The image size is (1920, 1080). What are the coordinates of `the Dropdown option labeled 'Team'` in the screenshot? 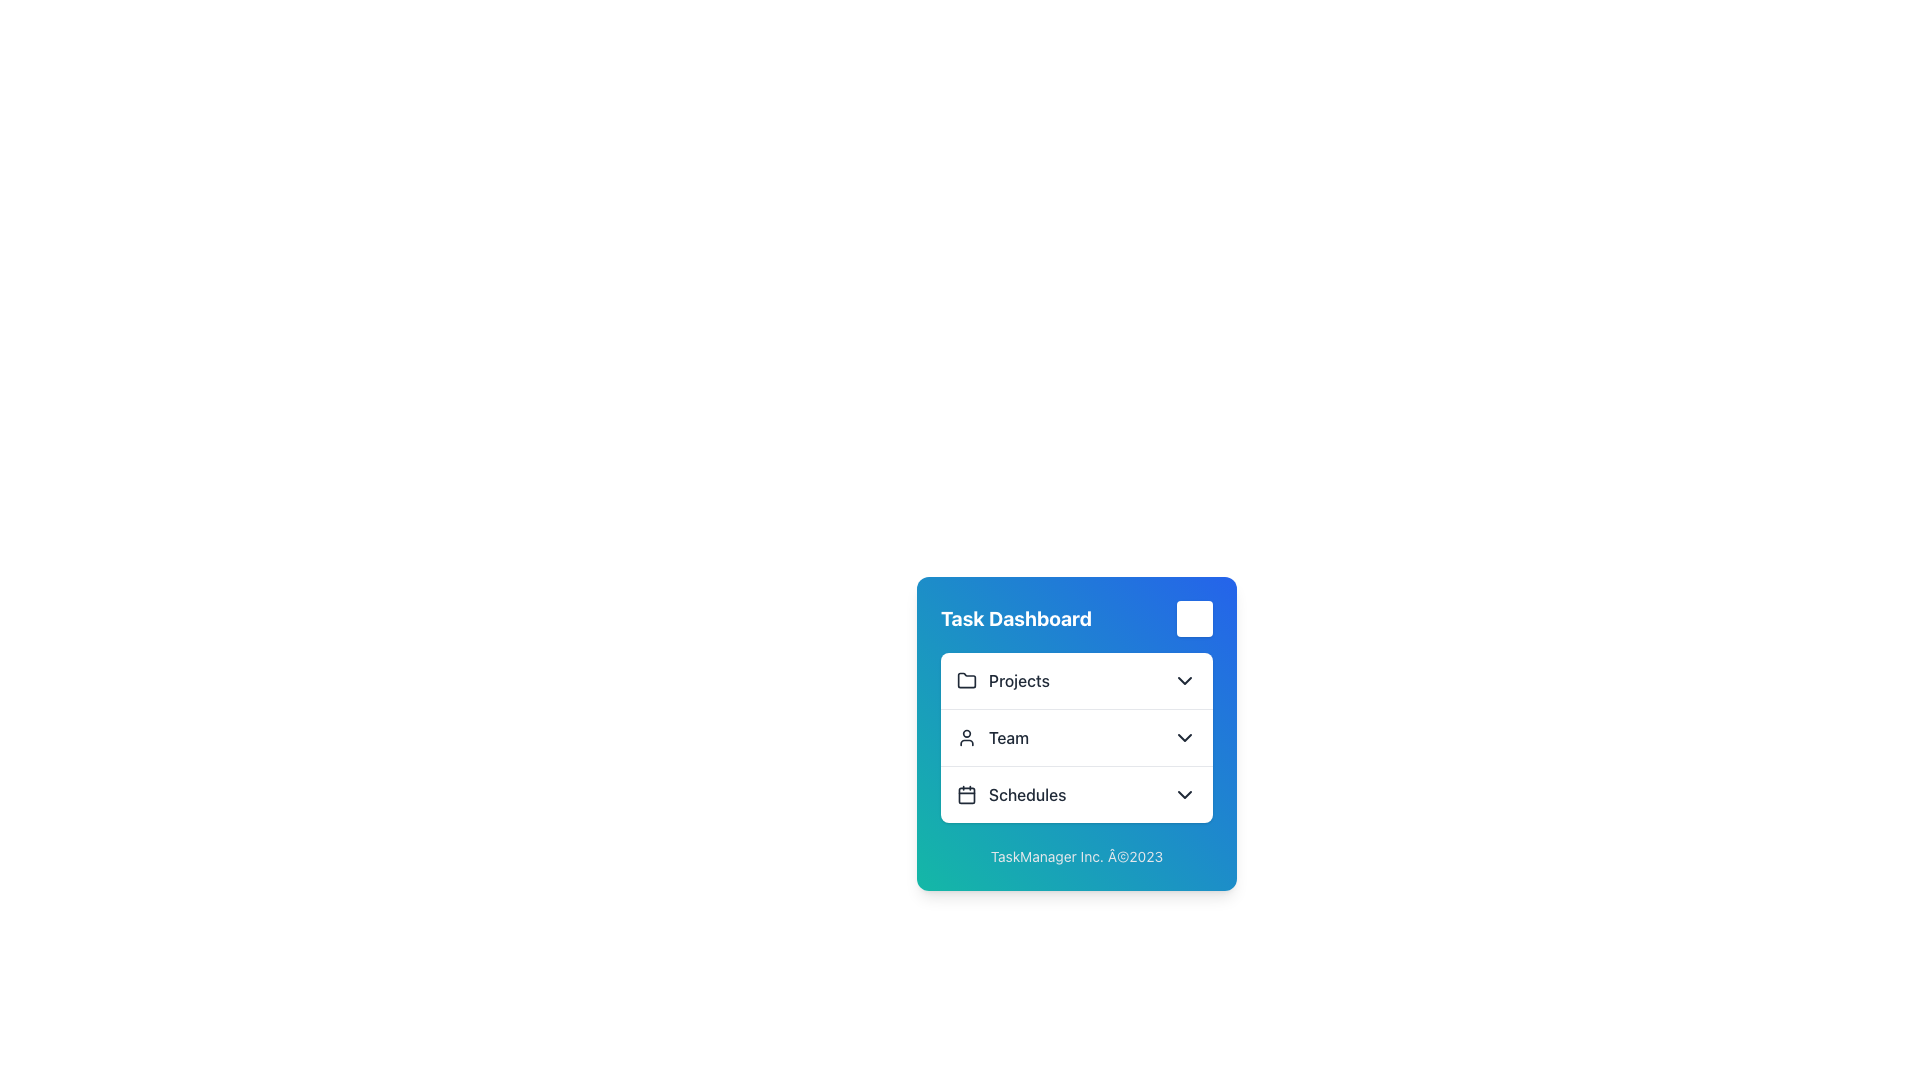 It's located at (1075, 737).